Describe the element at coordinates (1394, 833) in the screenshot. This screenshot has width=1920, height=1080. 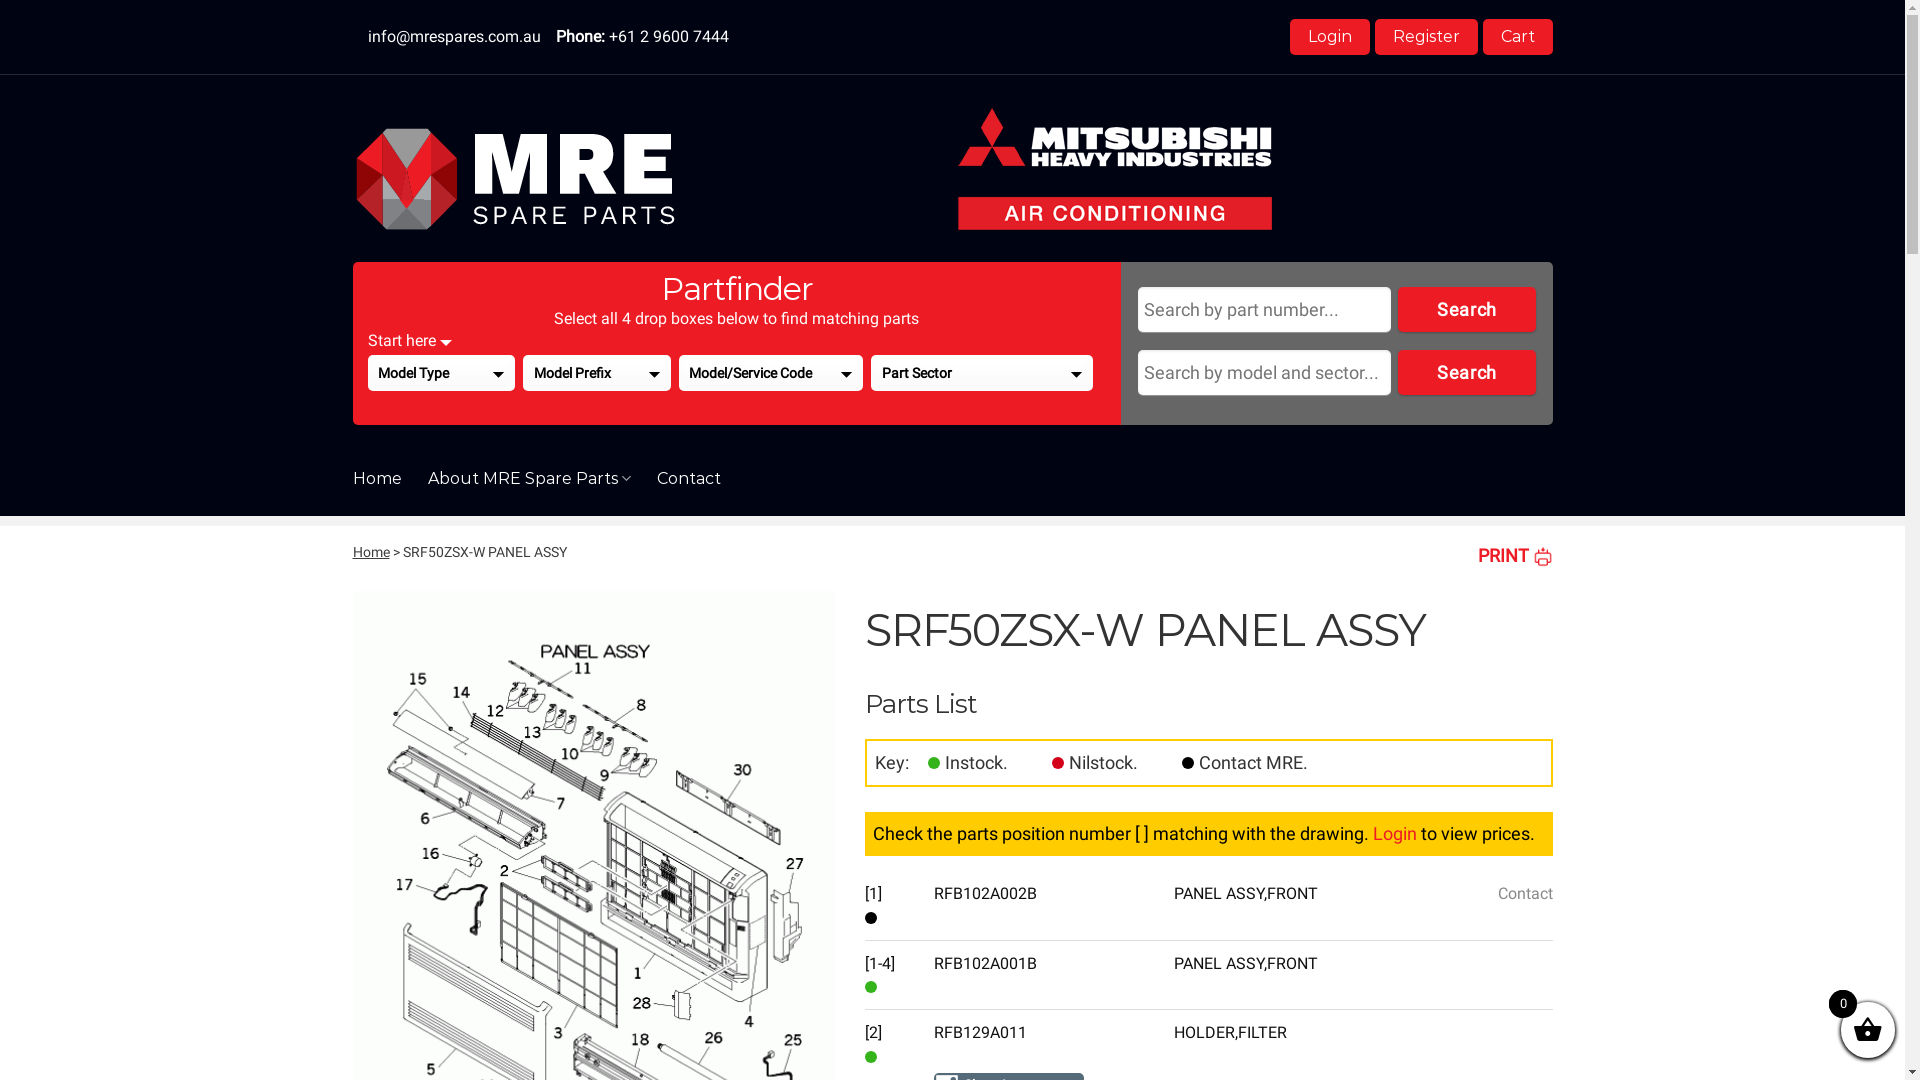
I see `'Login'` at that location.